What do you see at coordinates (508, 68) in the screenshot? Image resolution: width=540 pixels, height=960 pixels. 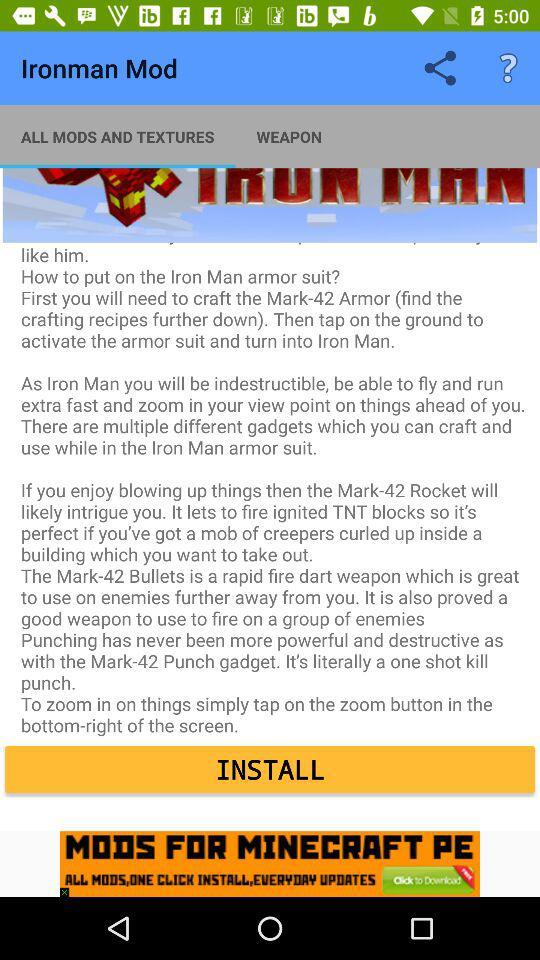 I see `icon above the the iron man` at bounding box center [508, 68].